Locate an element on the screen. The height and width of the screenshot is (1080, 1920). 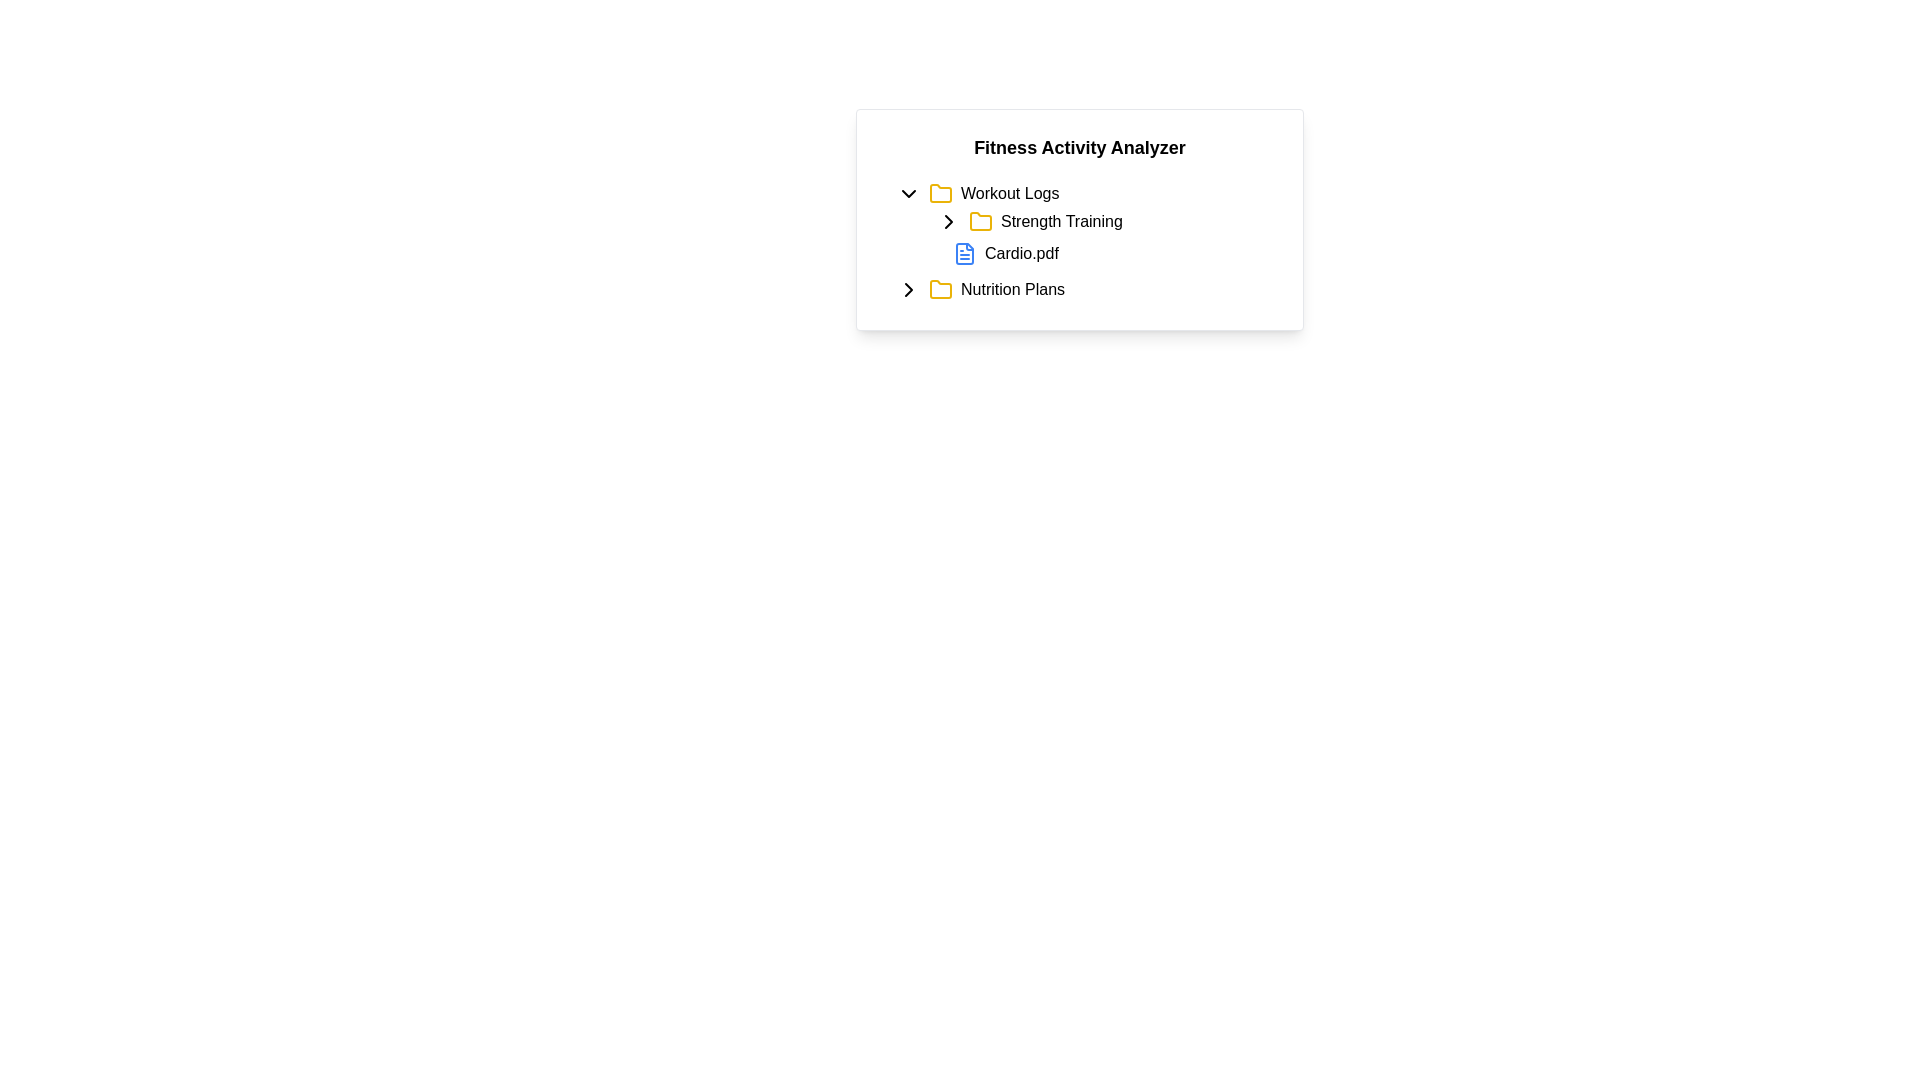
the chevron icon located to the immediate left of the 'Strength Training' text label is located at coordinates (948, 222).